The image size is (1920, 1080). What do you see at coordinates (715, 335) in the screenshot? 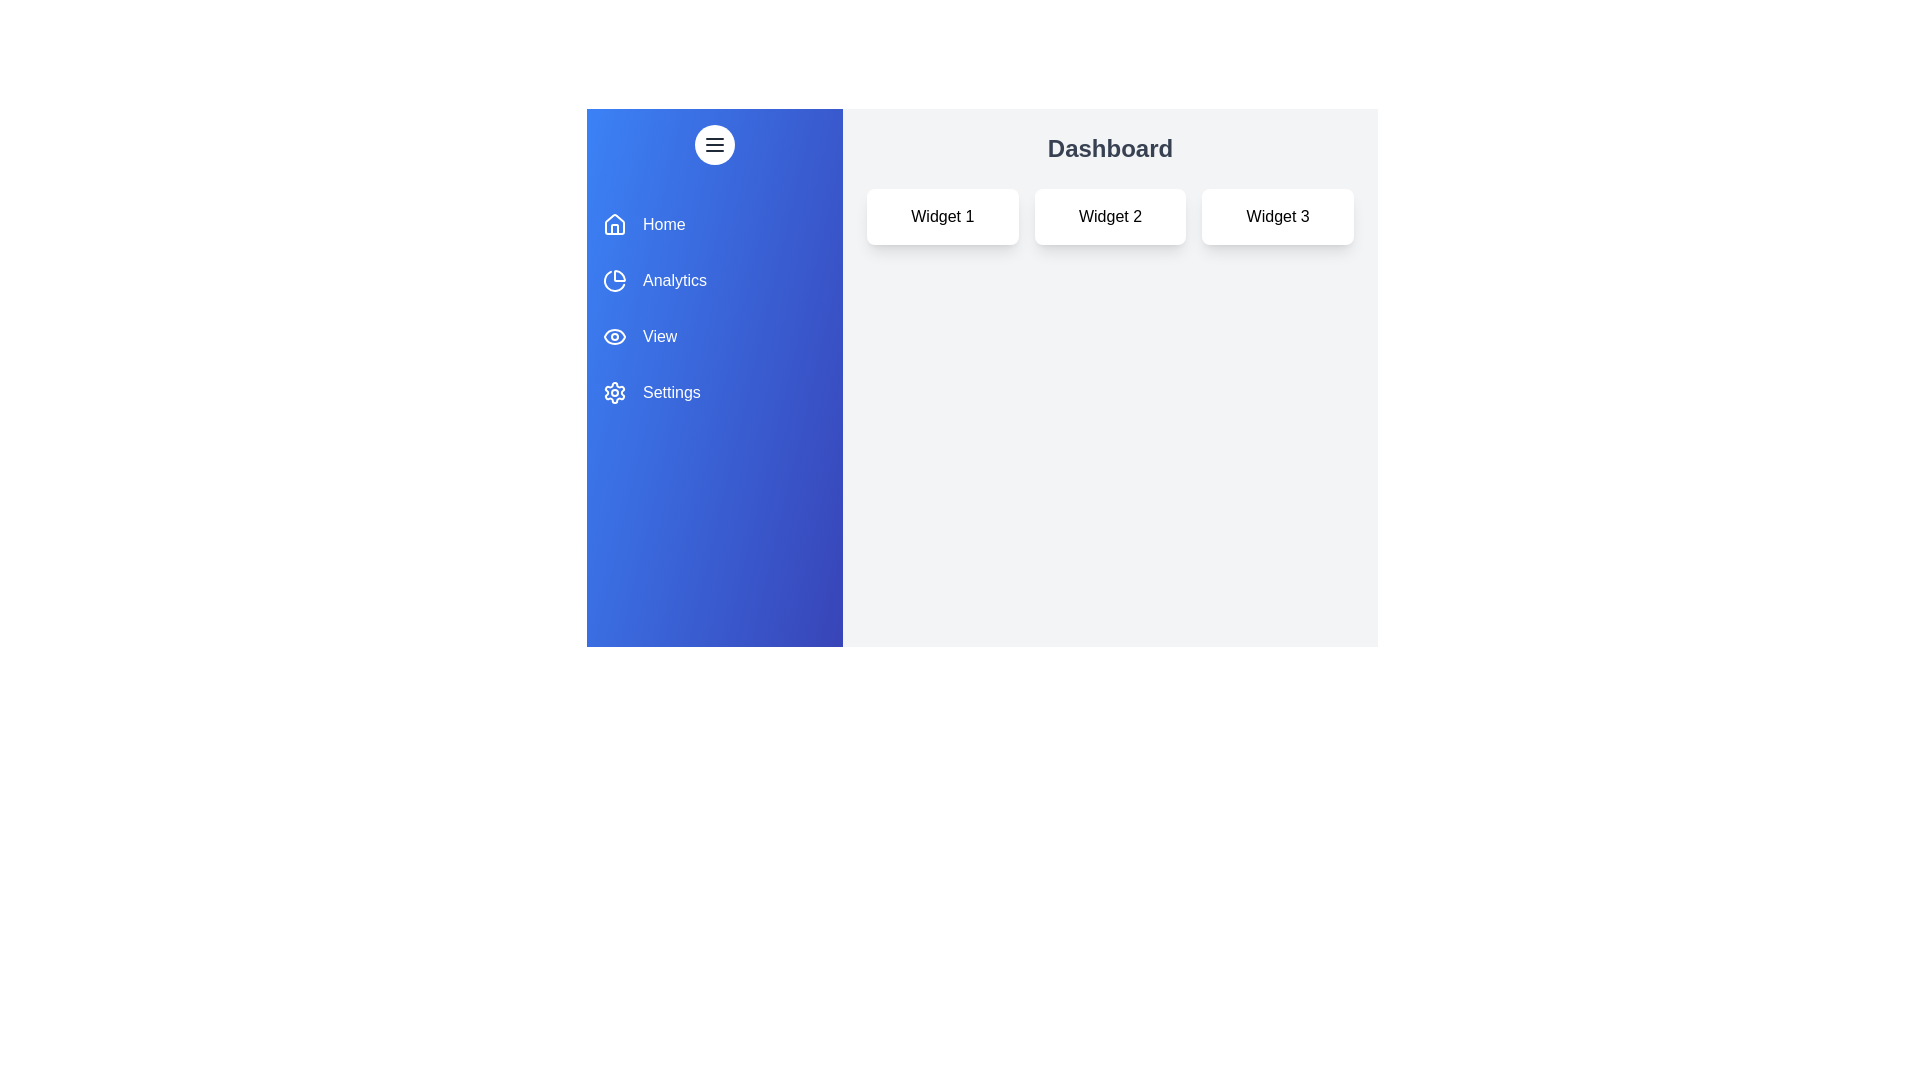
I see `the section View in the drawer to highlight it` at bounding box center [715, 335].